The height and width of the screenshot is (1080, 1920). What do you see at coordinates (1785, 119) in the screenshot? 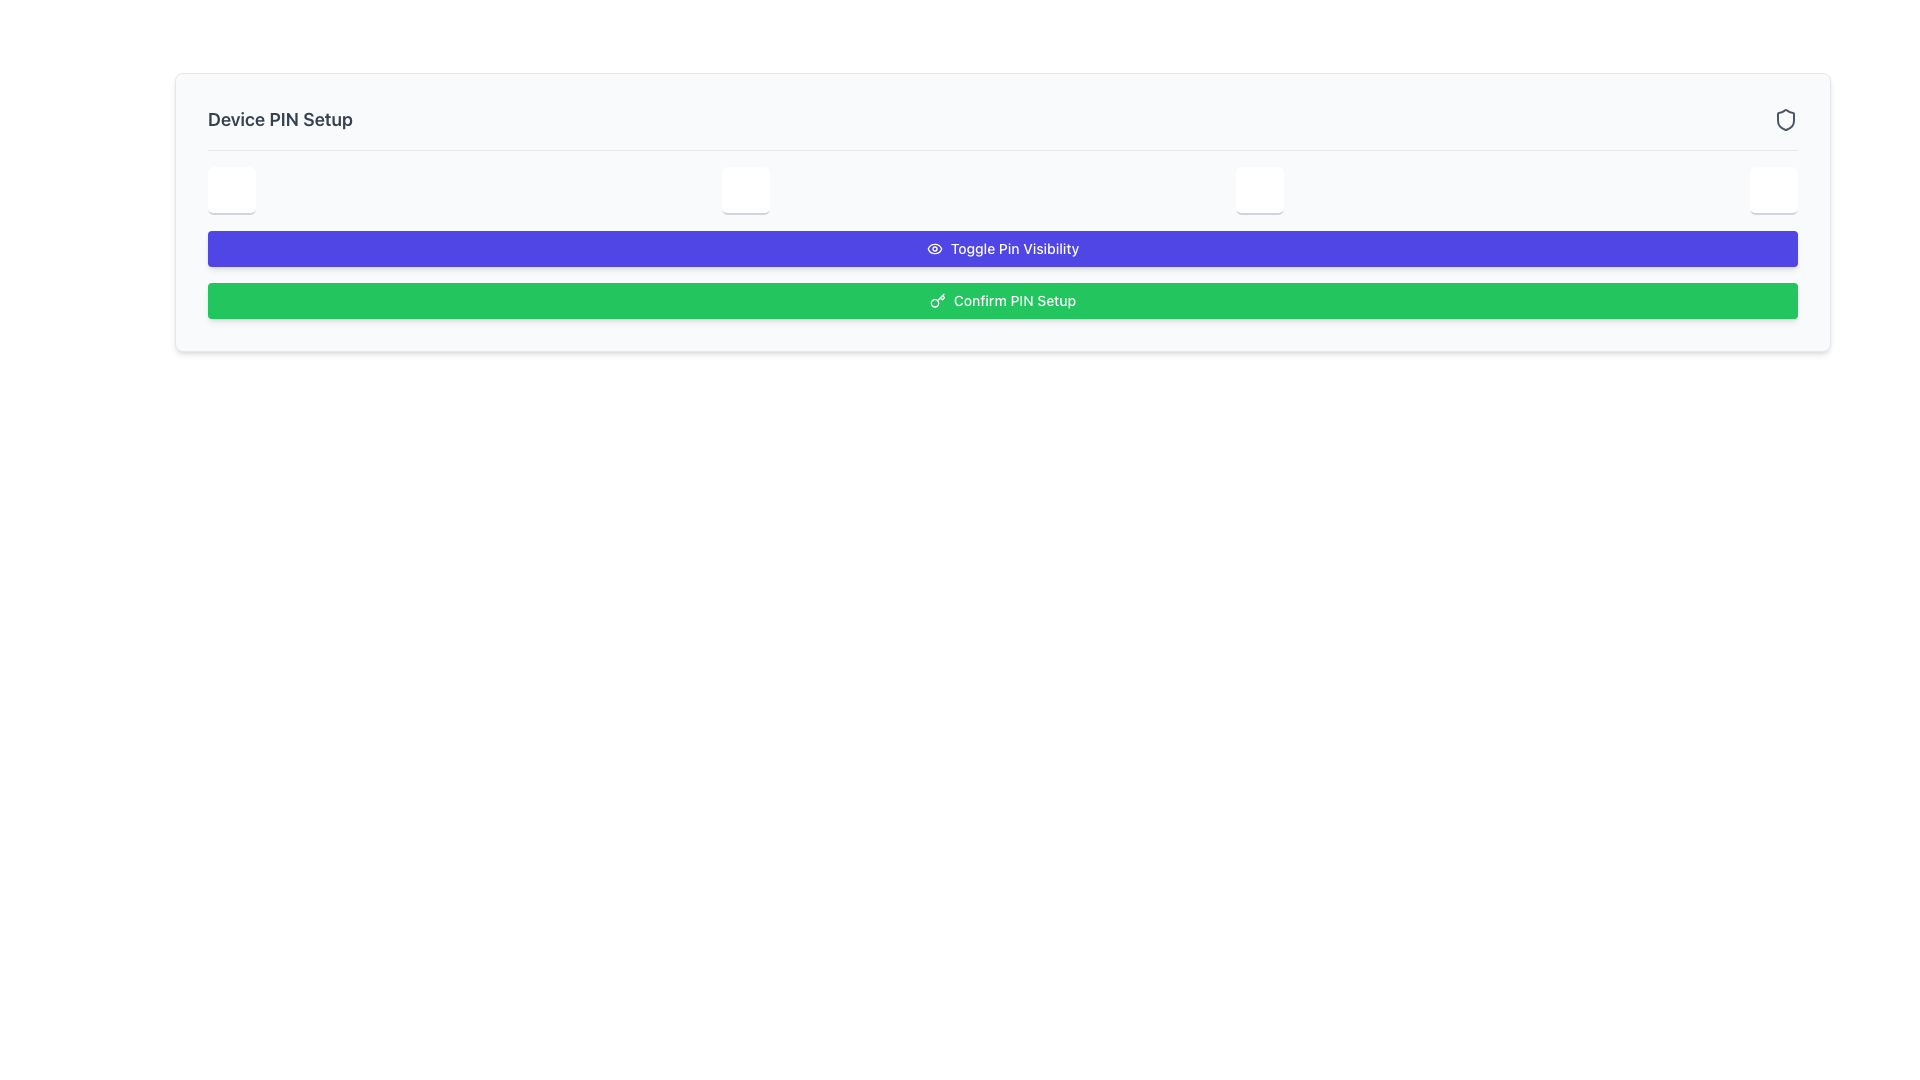
I see `the shield-shaped icon located in the upper-right corner of the interface, which is part of the toolbar or header` at bounding box center [1785, 119].